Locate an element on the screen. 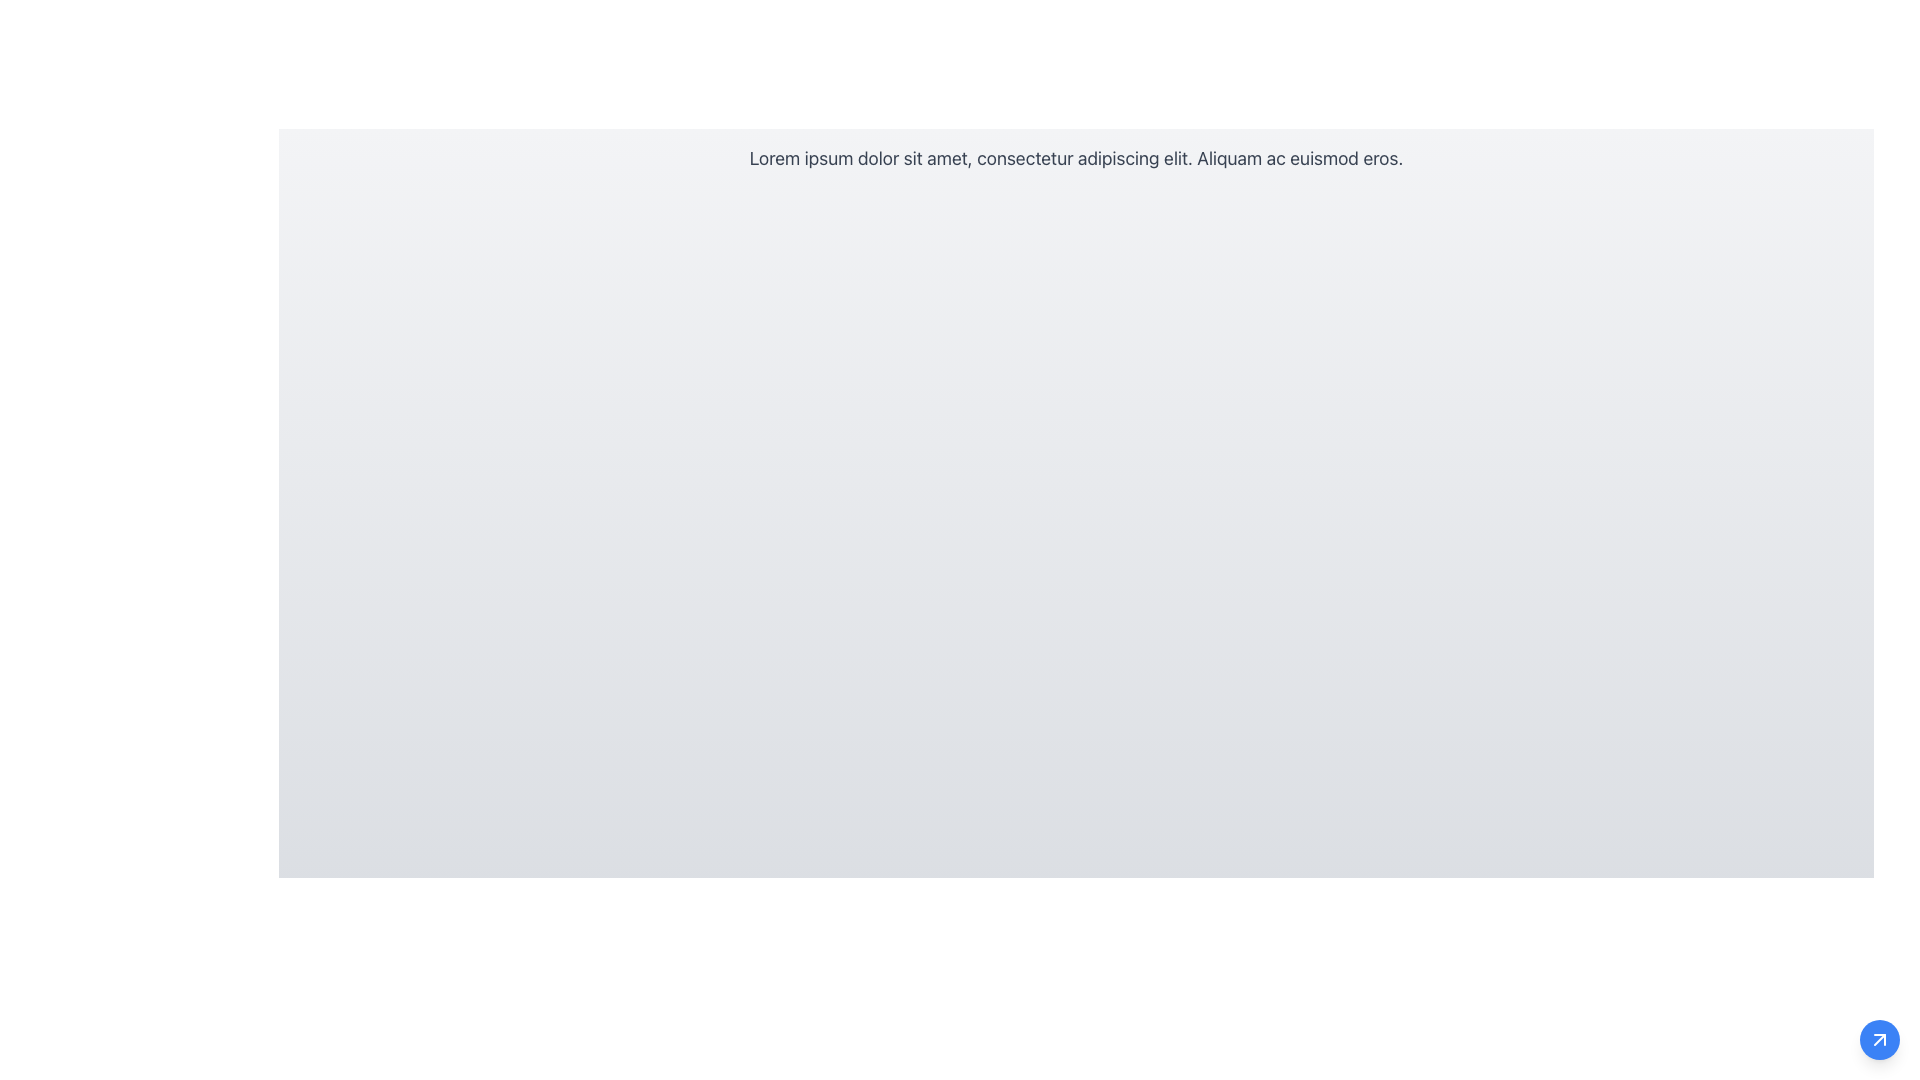 The width and height of the screenshot is (1920, 1080). the icon located inside the circular blue button in the bottom-right corner is located at coordinates (1879, 1039).